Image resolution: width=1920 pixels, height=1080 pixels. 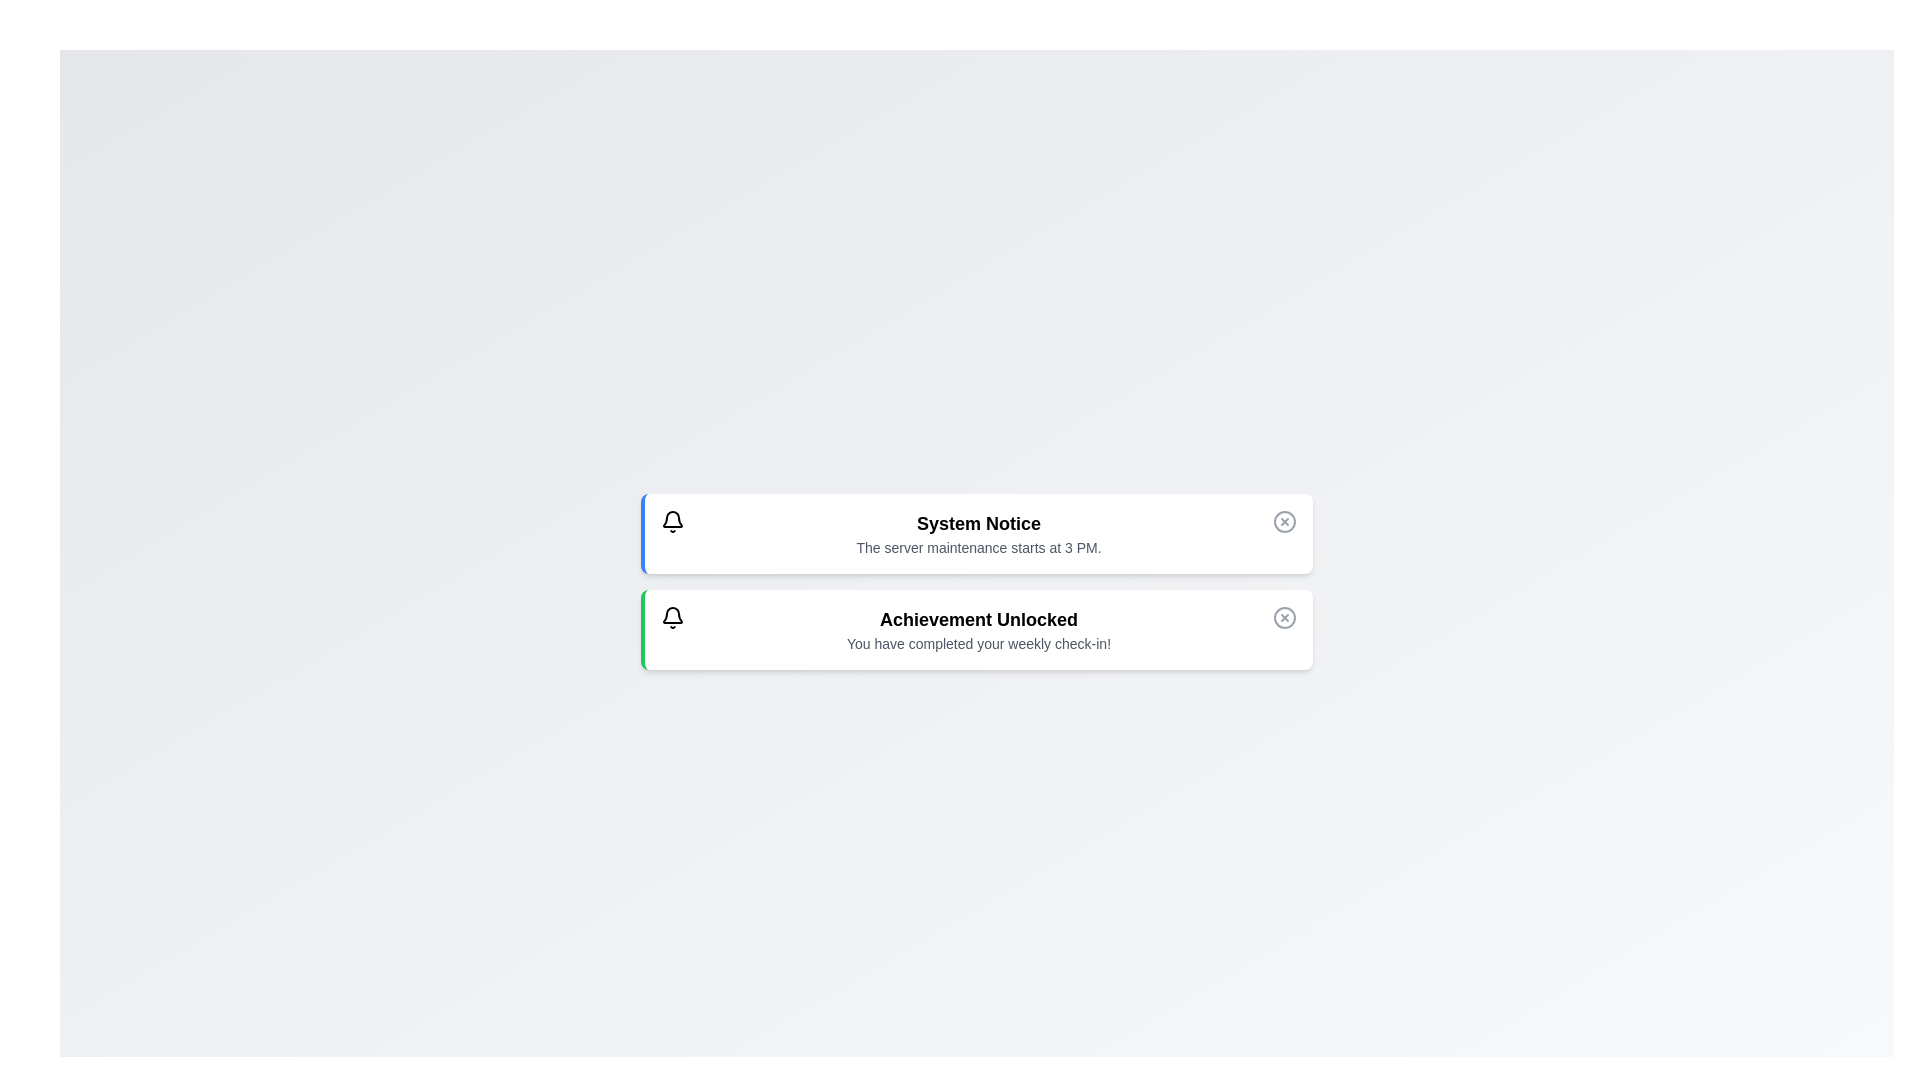 I want to click on the notification bar to read its details, so click(x=977, y=532).